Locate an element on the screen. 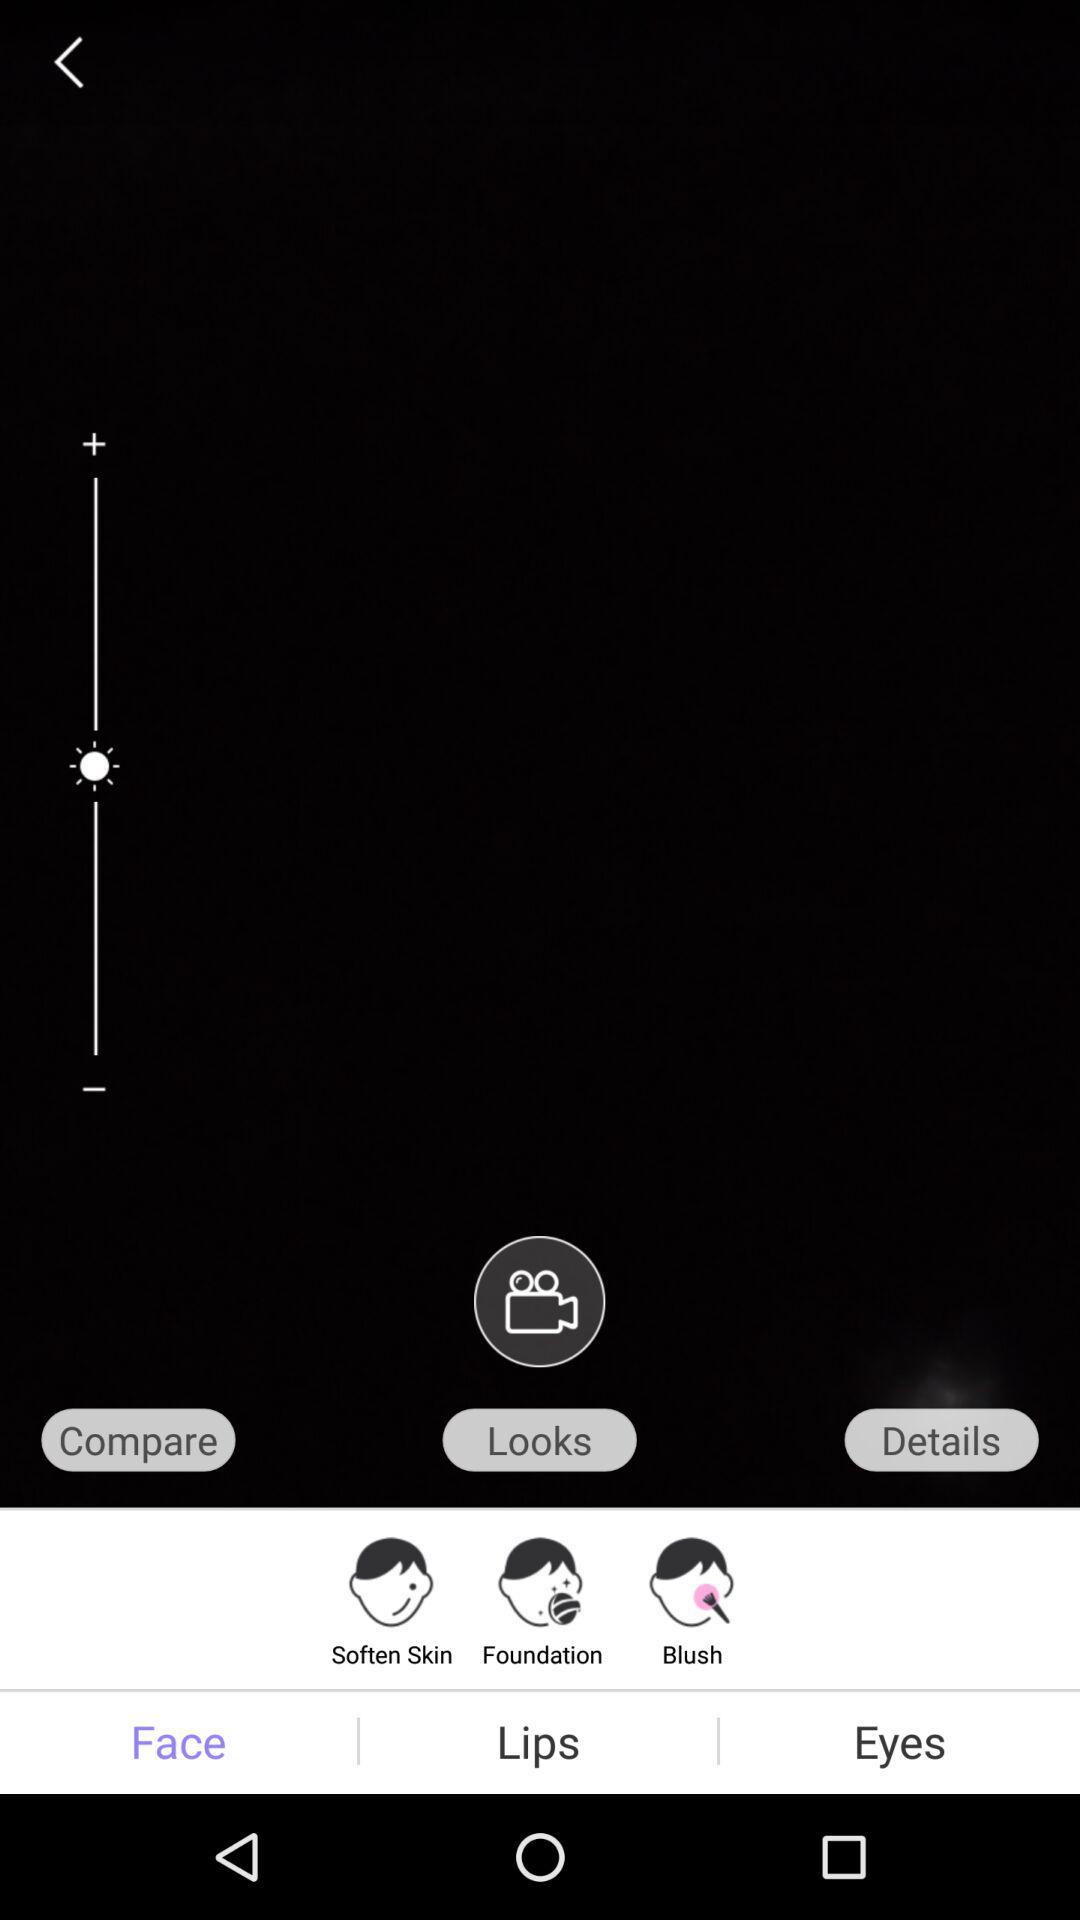 This screenshot has width=1080, height=1920. the option soften skin is located at coordinates (392, 1597).